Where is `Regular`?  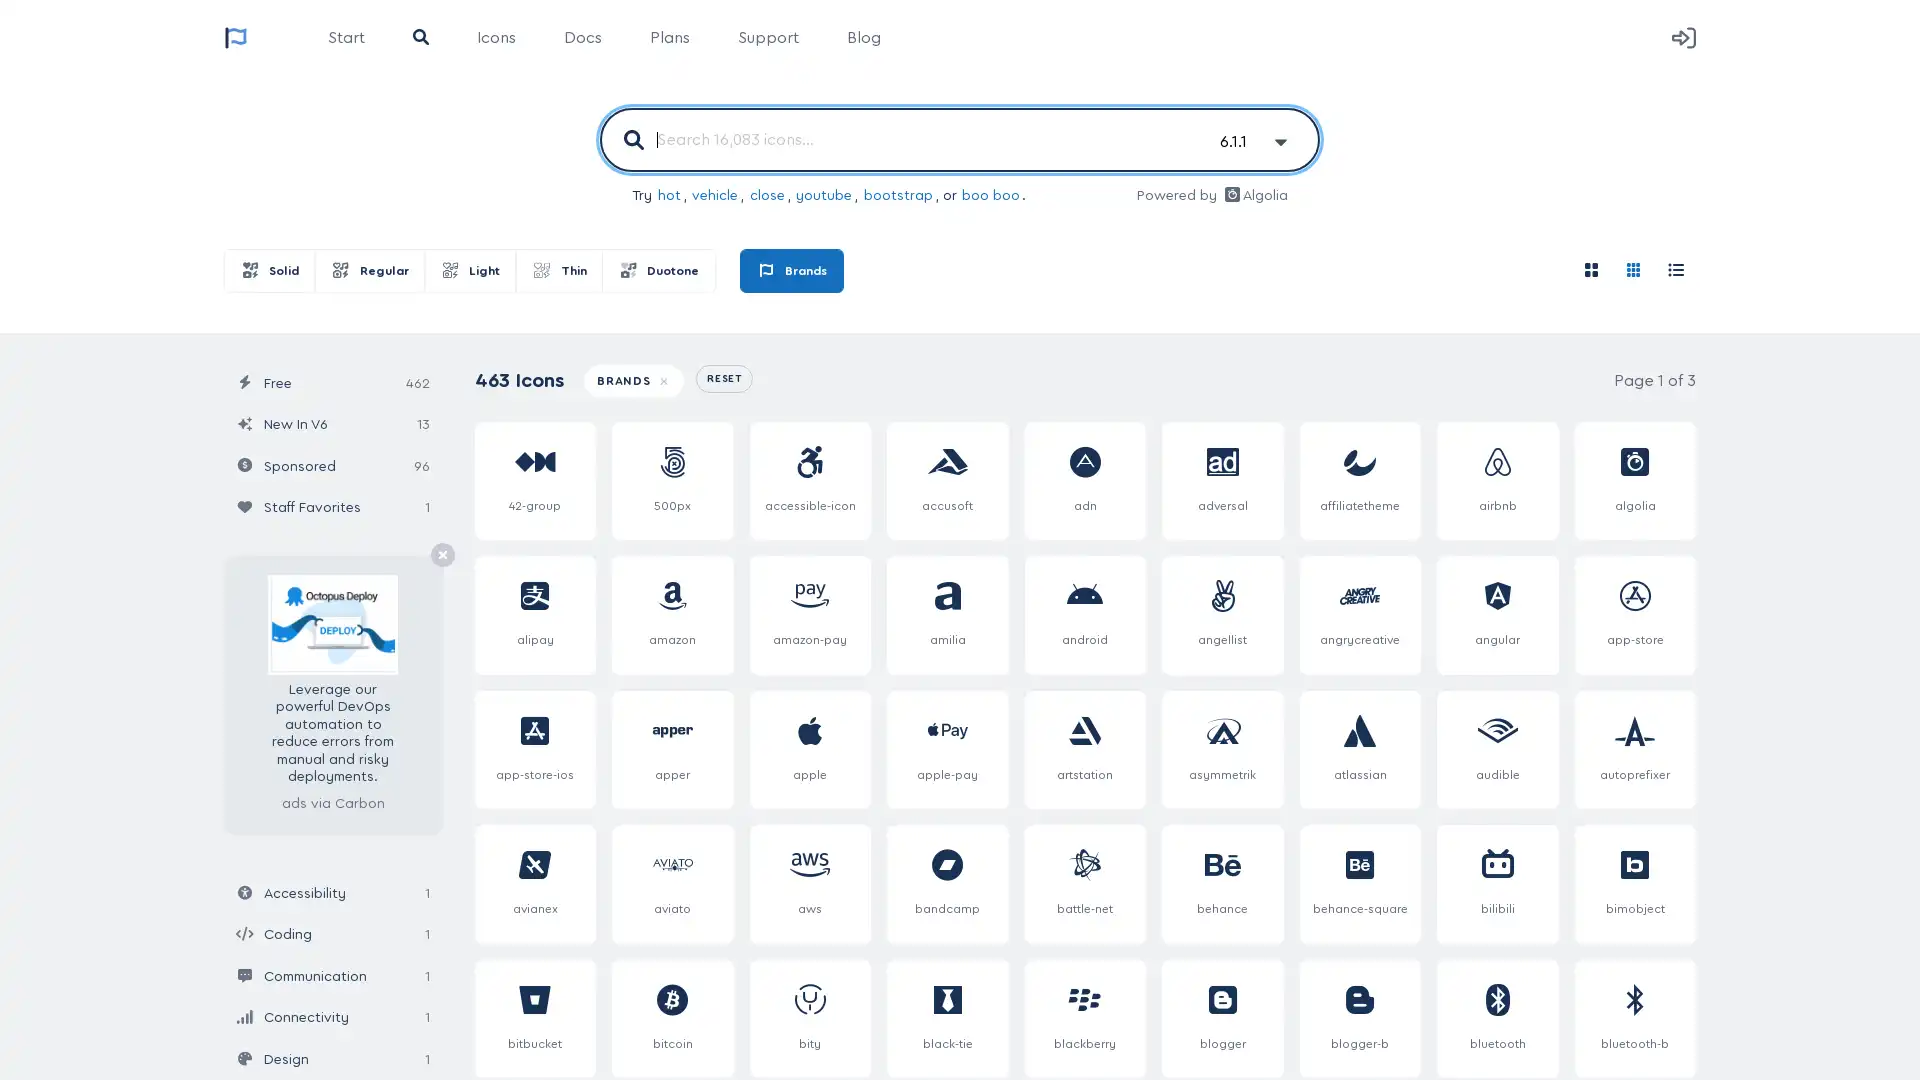
Regular is located at coordinates (421, 277).